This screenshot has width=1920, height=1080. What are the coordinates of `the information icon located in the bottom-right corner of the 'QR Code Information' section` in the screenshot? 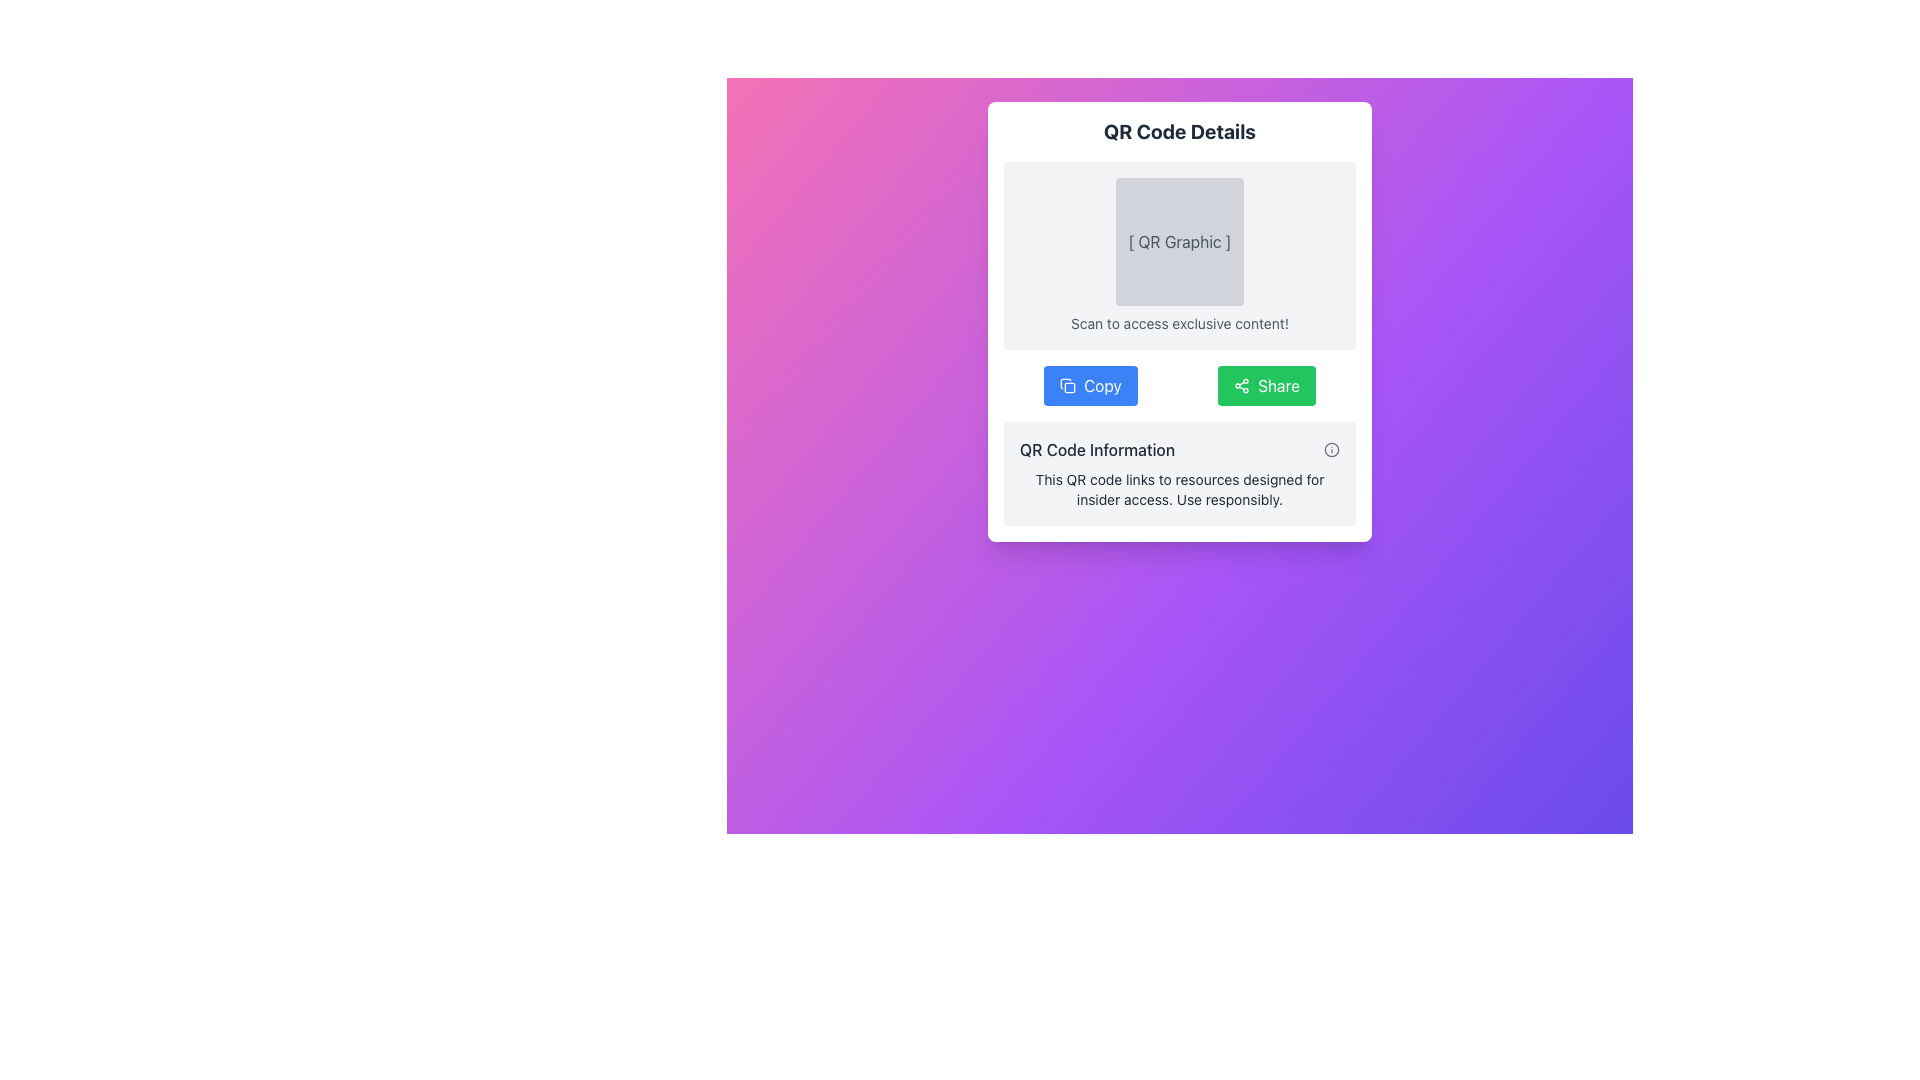 It's located at (1331, 450).